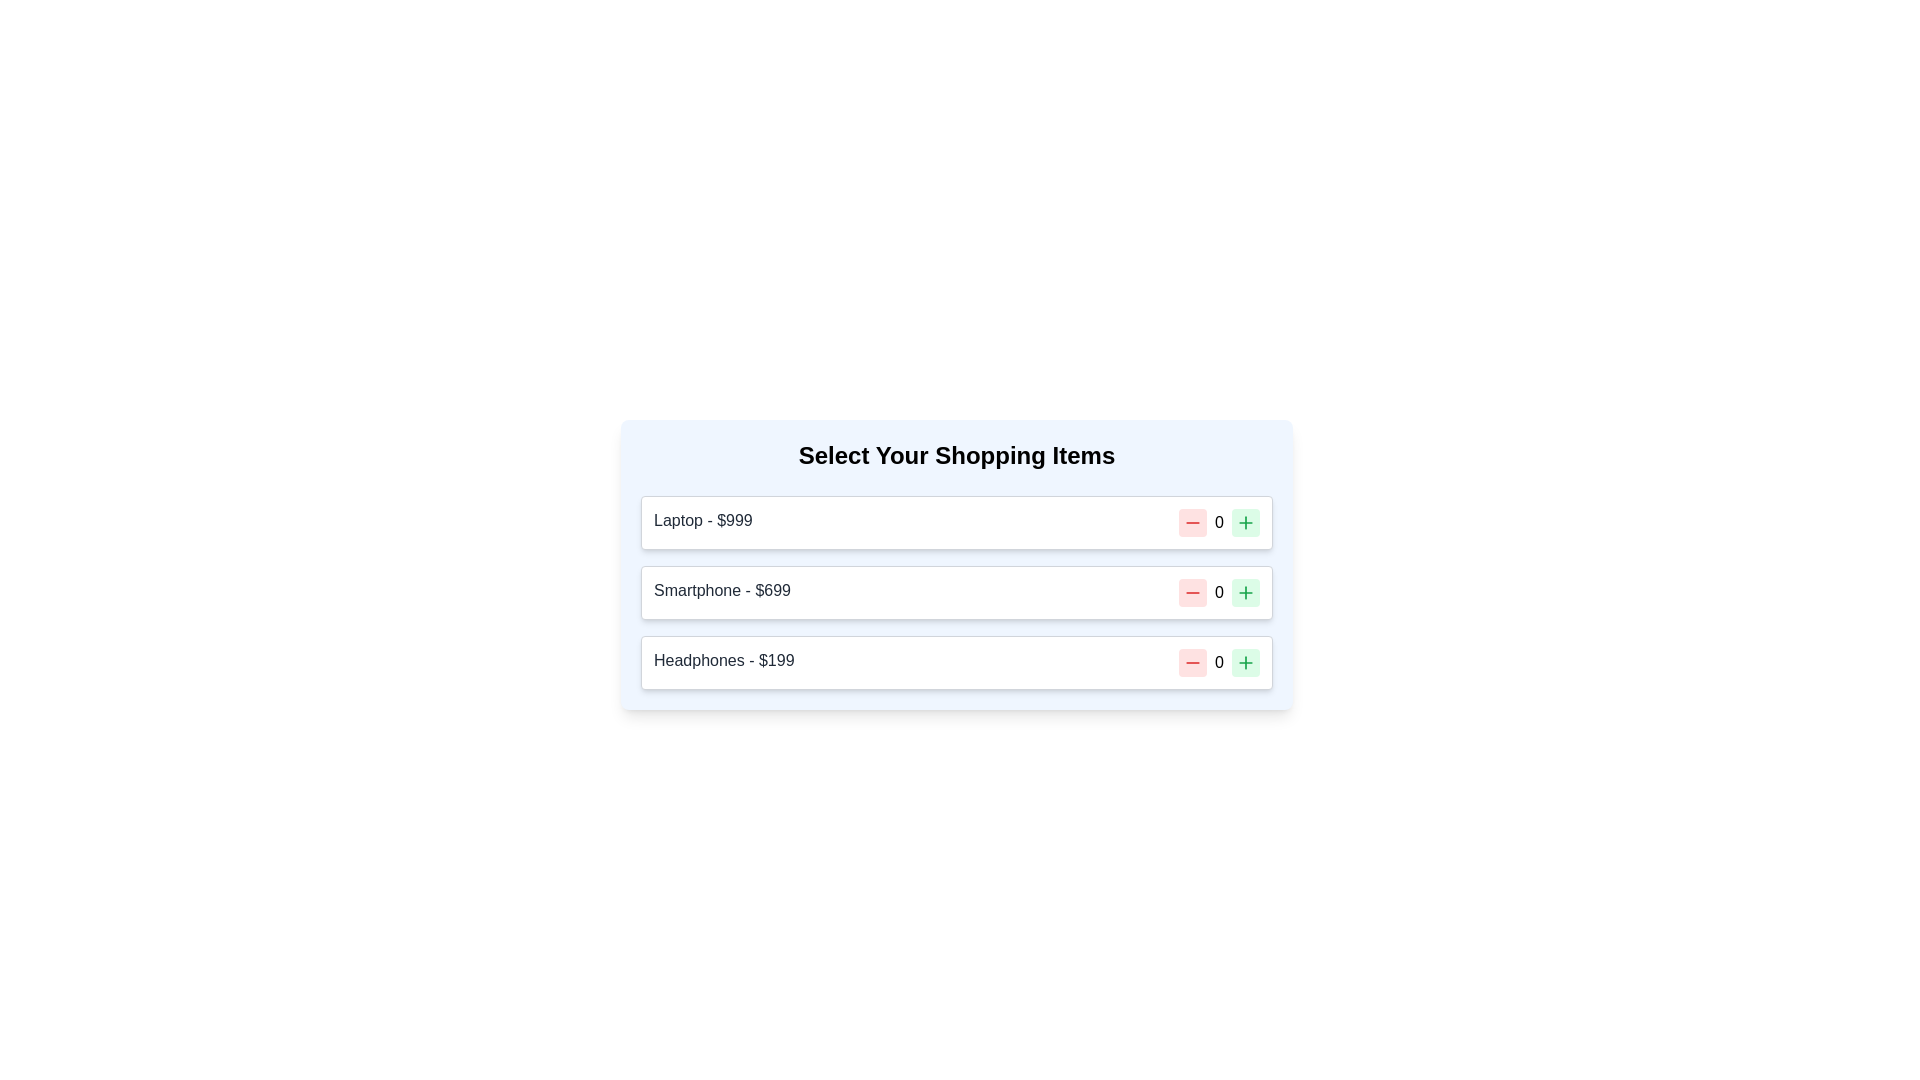 The height and width of the screenshot is (1080, 1920). Describe the element at coordinates (1218, 663) in the screenshot. I see `the 'Headphones' quantity text label located in the central portion of the quantity adjustment panel, which displays the current quantity of the item` at that location.